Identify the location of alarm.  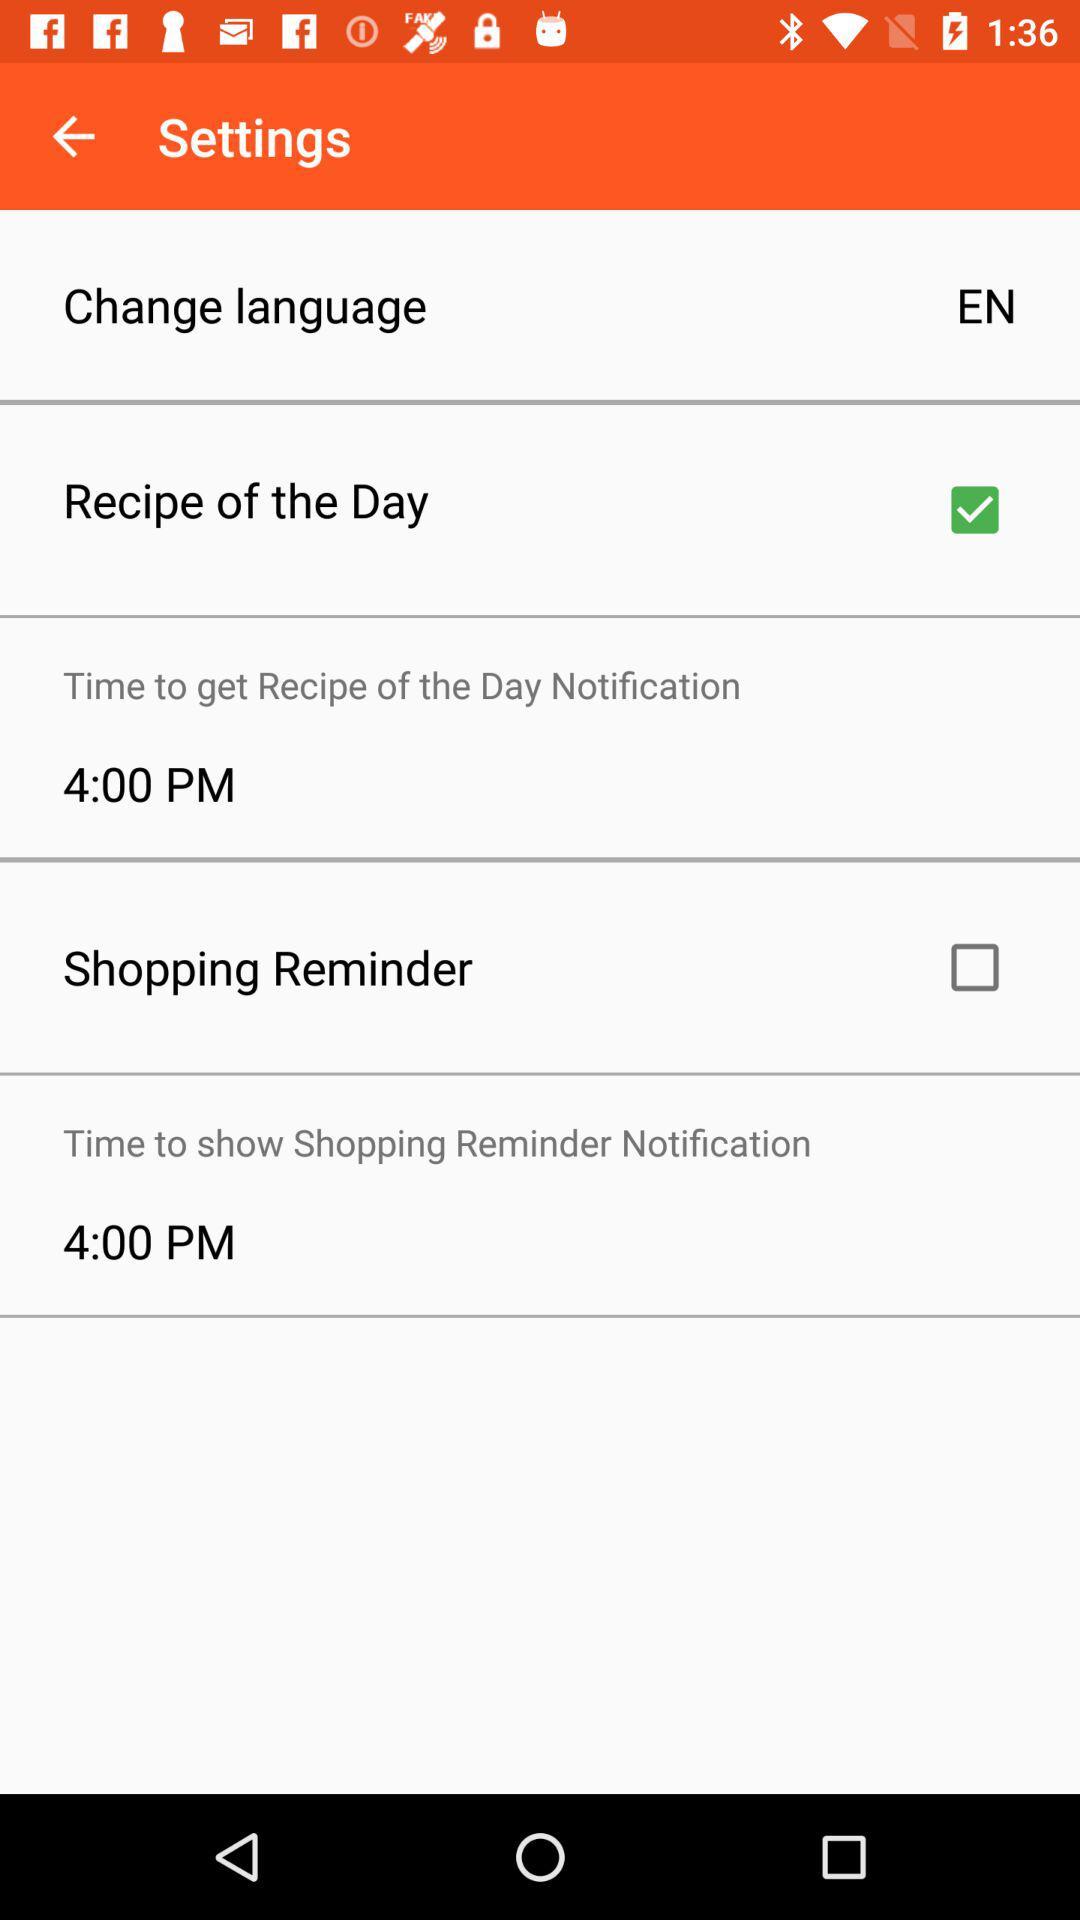
(974, 967).